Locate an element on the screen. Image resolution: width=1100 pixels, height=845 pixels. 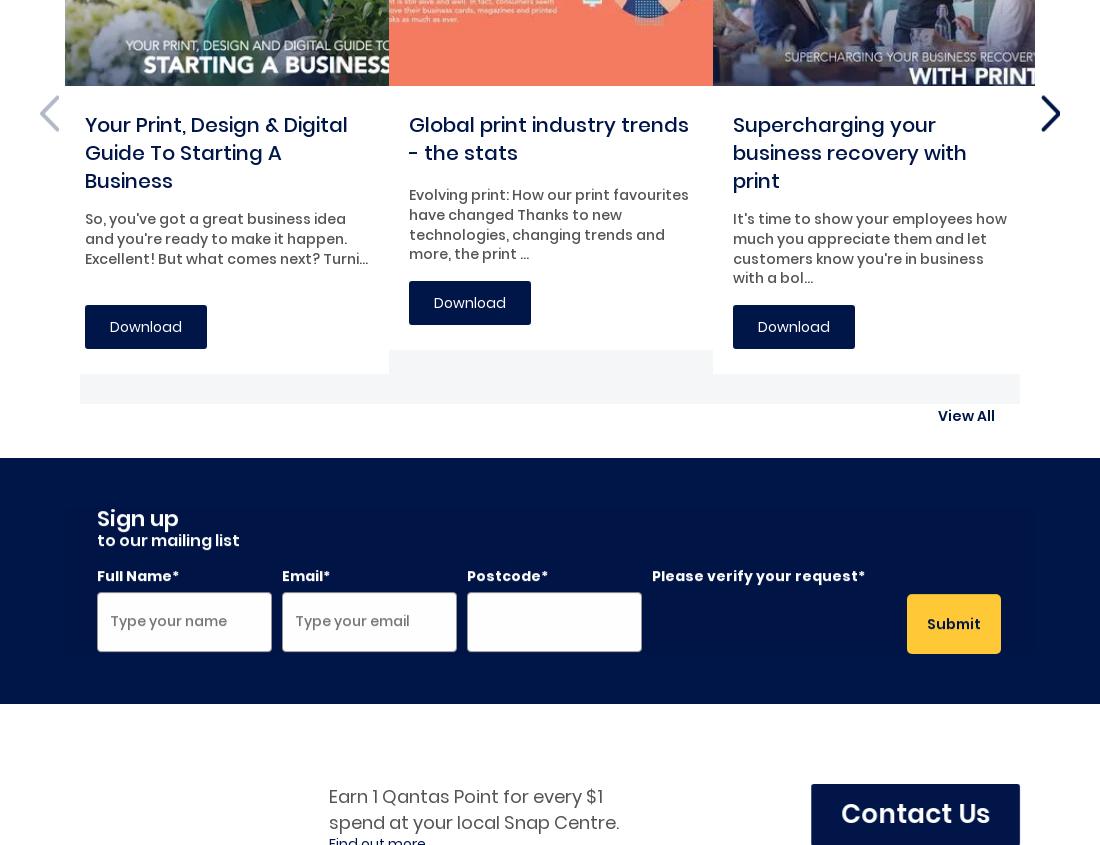
'Evolving print: How our print favourites have changed

 Thanks to new technologies, changing trends and more, the print ...' is located at coordinates (549, 223).